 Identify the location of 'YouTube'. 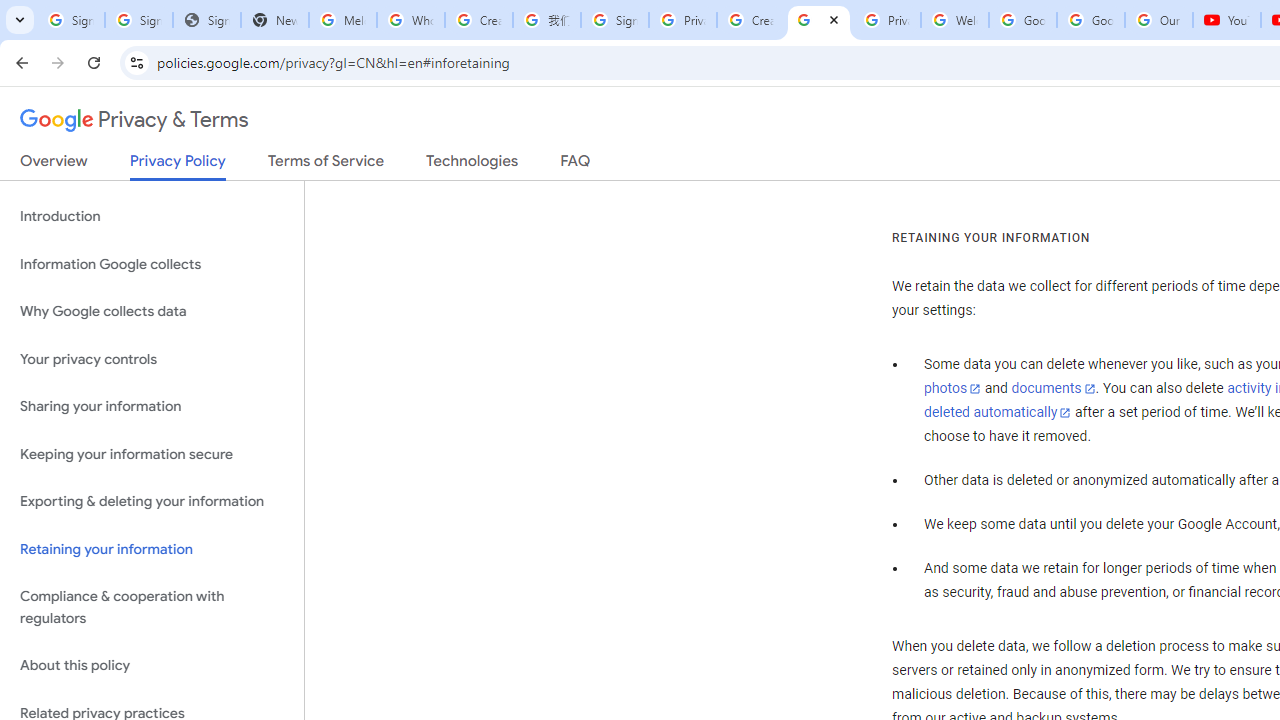
(1225, 20).